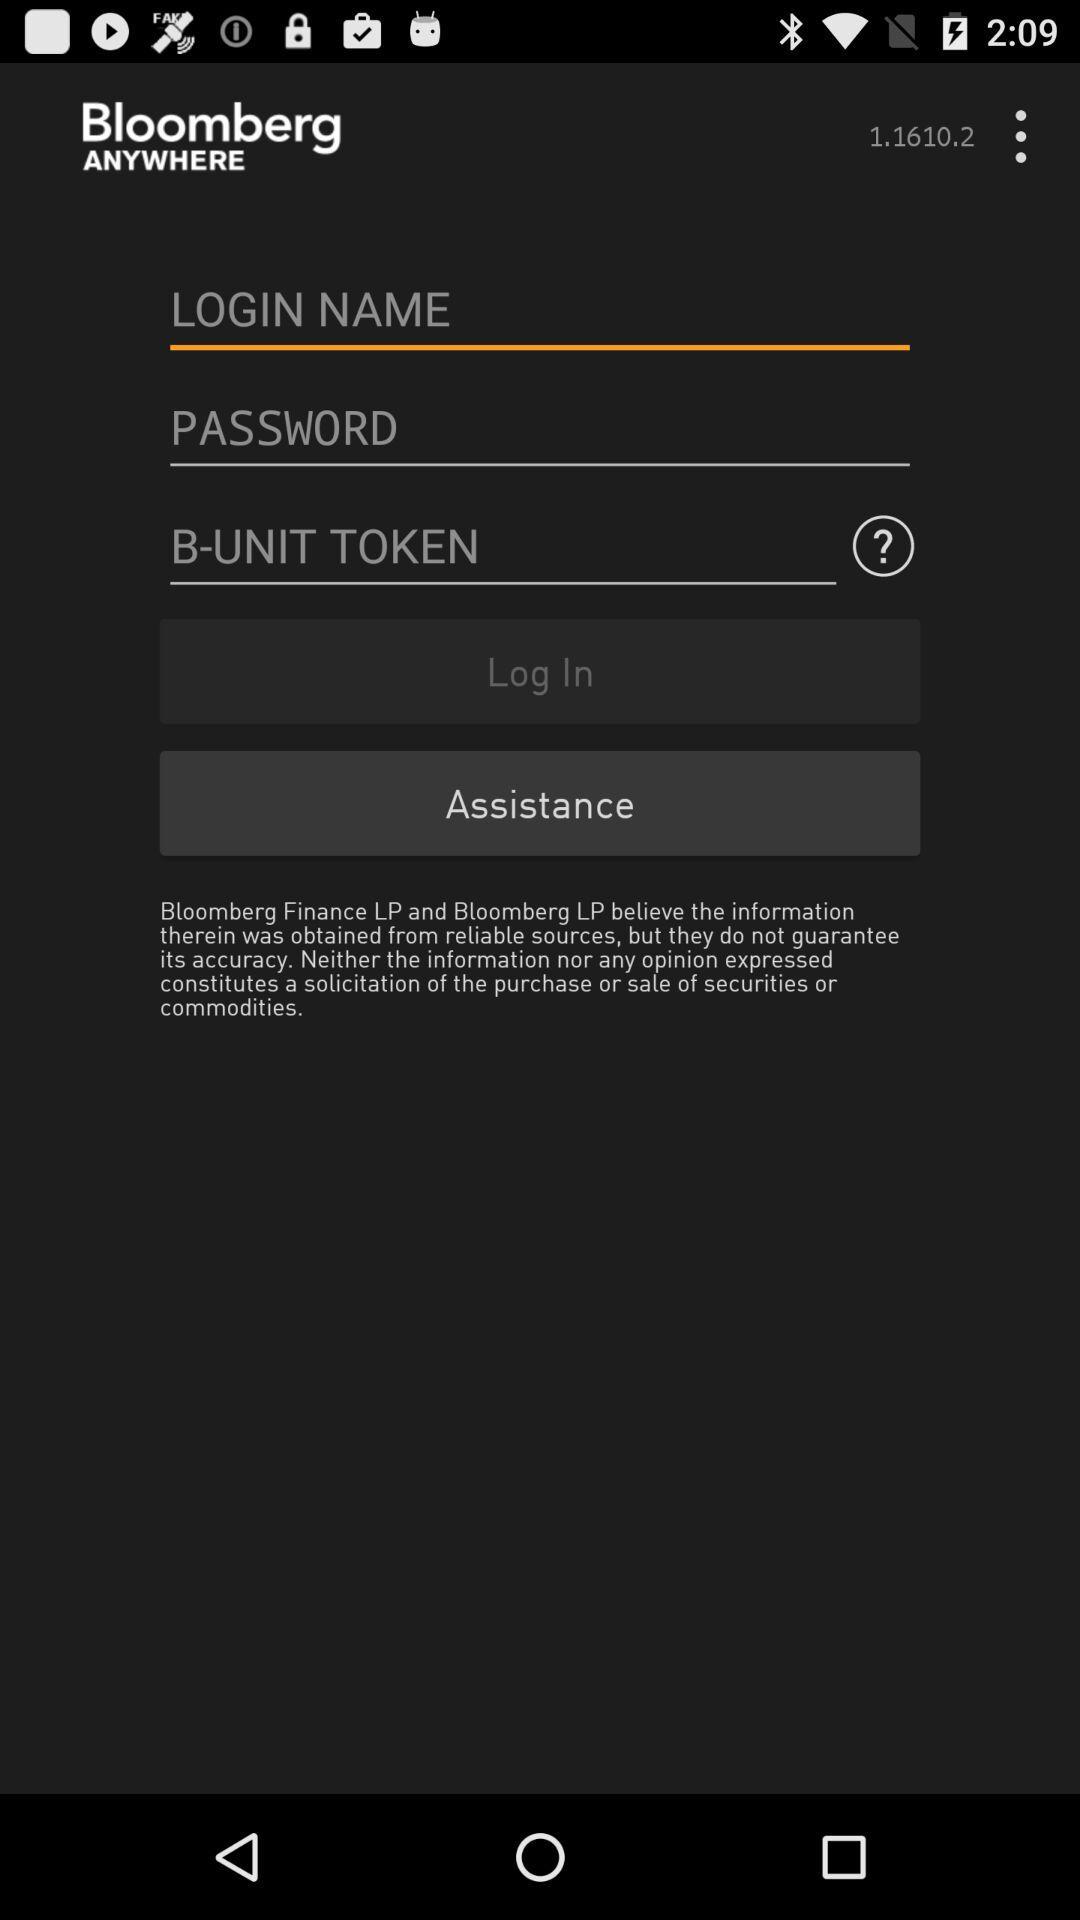  Describe the element at coordinates (502, 546) in the screenshot. I see `questions` at that location.